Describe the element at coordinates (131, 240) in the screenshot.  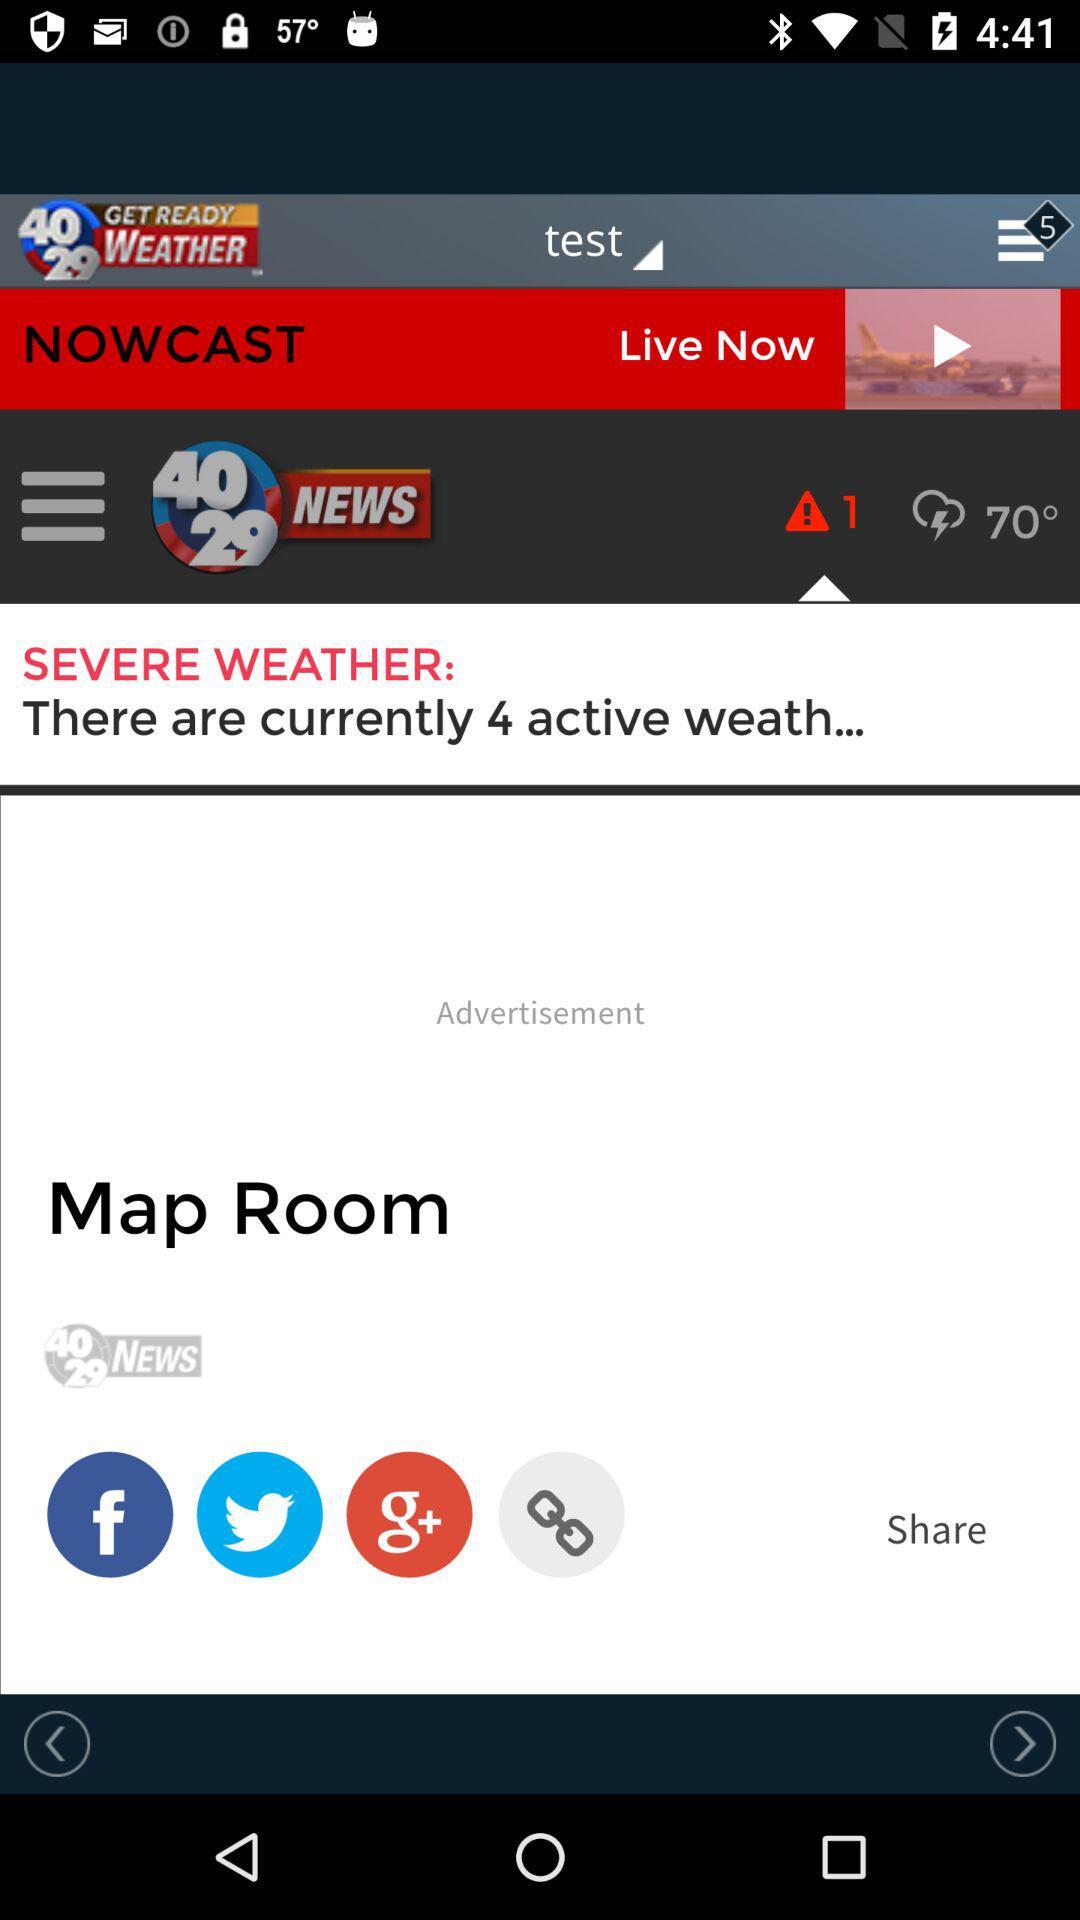
I see `weather` at that location.